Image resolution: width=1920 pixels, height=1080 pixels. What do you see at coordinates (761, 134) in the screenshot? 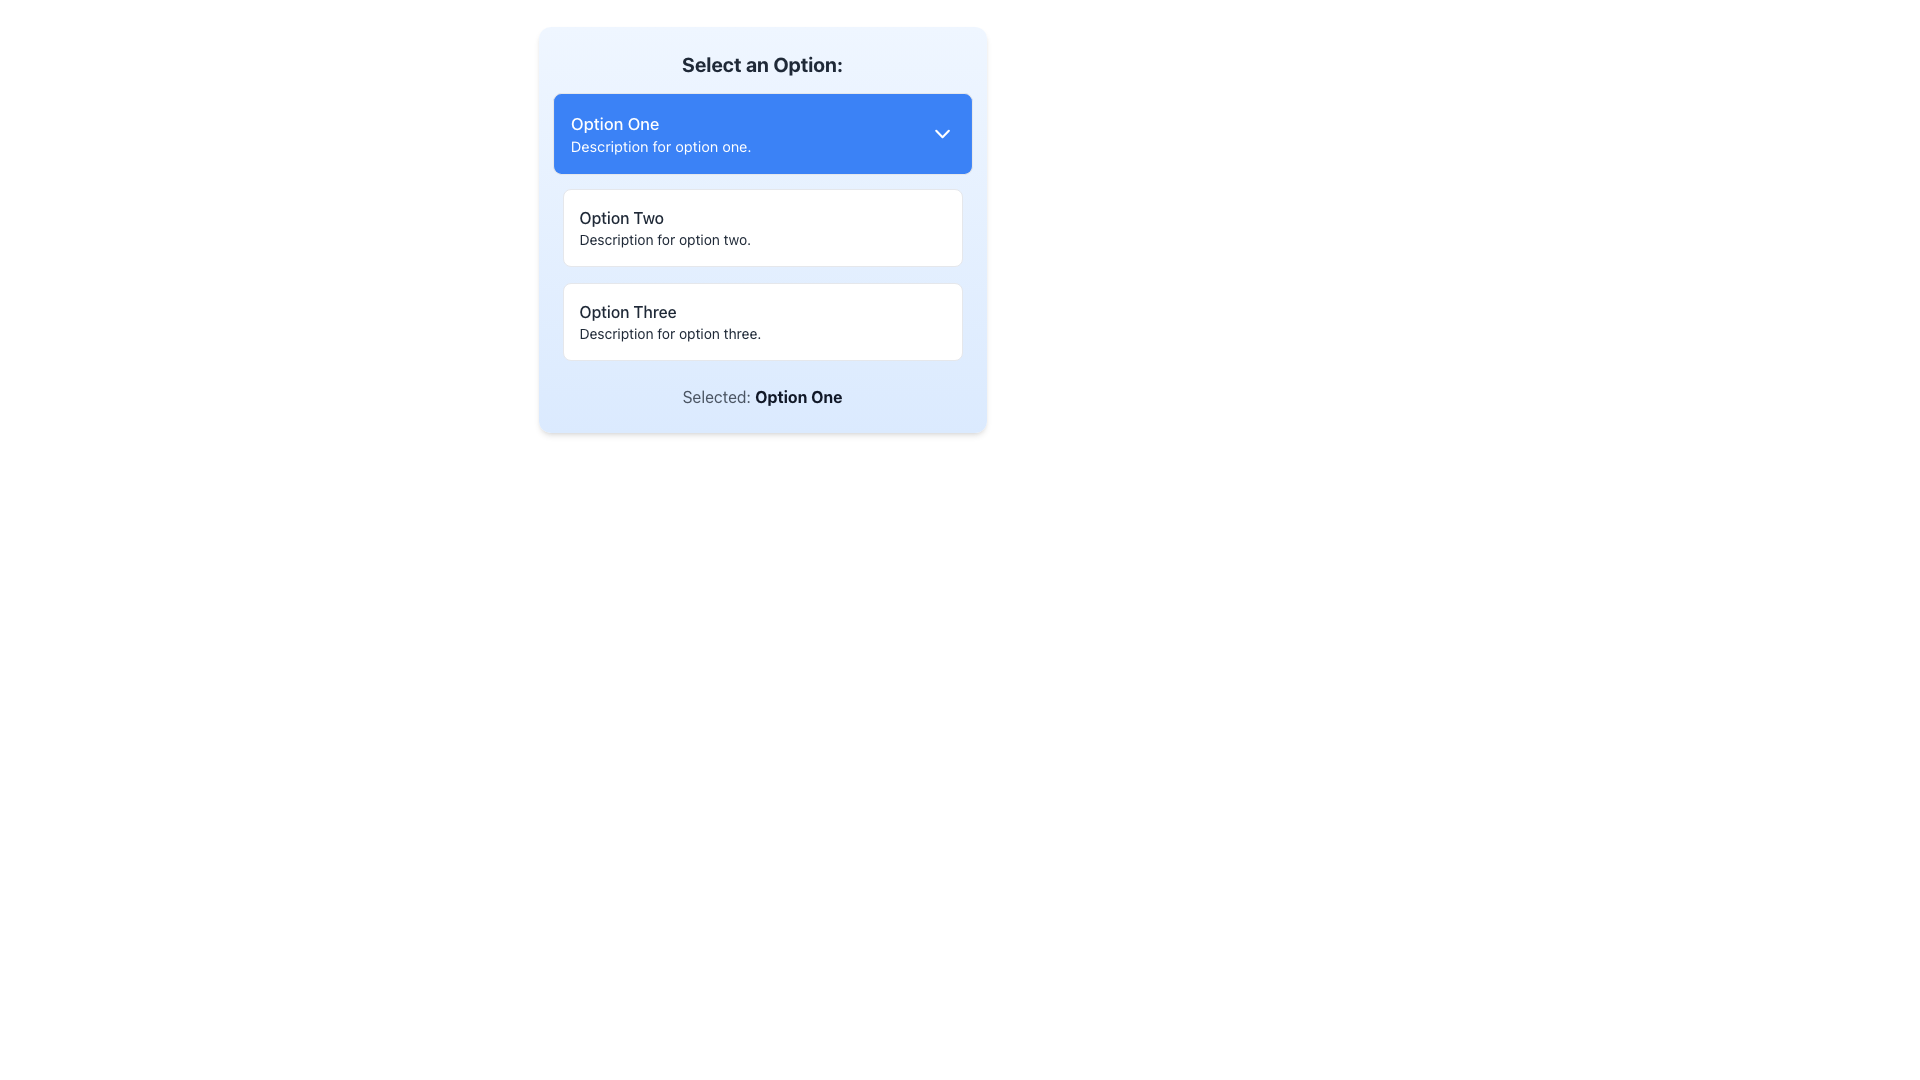
I see `the 'Option One' button located at the top of the selection group under the title 'Select an Option:'` at bounding box center [761, 134].